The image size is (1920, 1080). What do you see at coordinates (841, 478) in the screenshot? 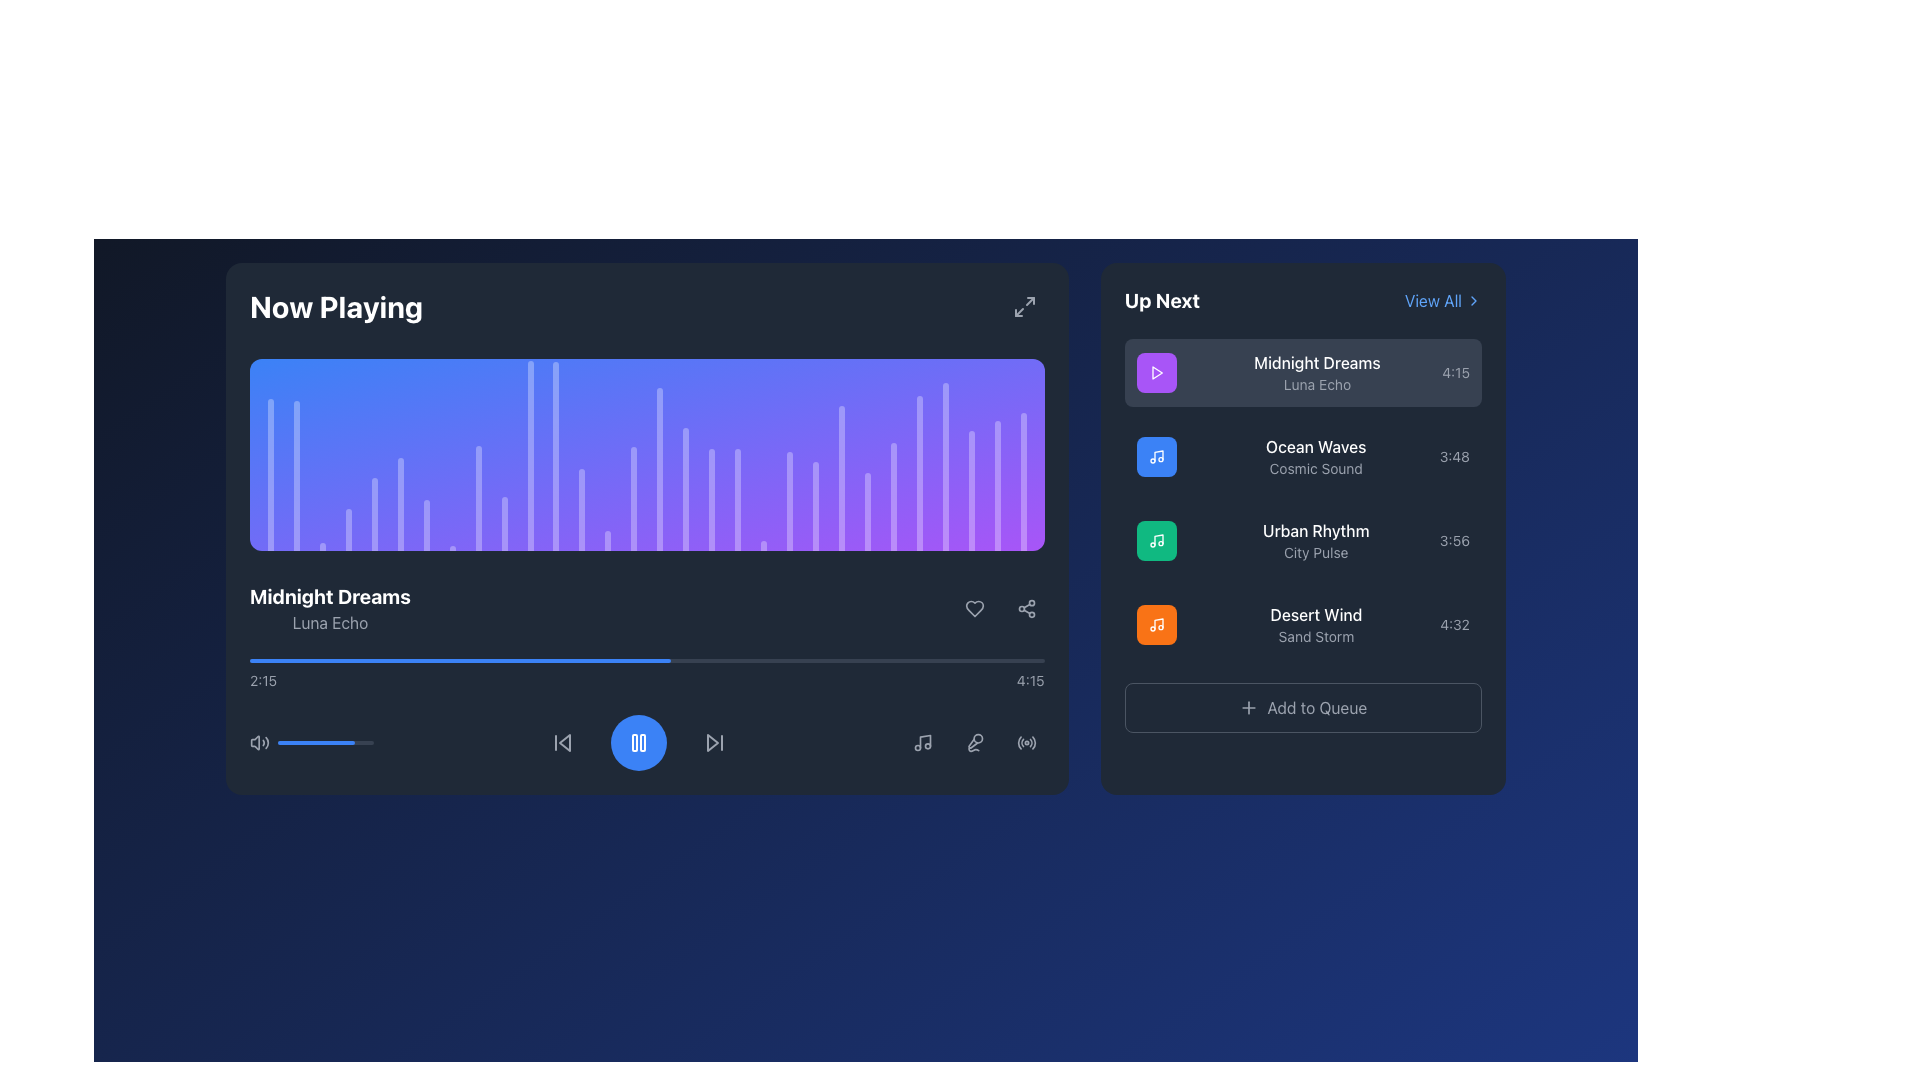
I see `the Graph Bar, which is a vertically elongated bar with a top-left rounded edge, located in the 22nd position among its sibling elements in the Now Playing section` at bounding box center [841, 478].